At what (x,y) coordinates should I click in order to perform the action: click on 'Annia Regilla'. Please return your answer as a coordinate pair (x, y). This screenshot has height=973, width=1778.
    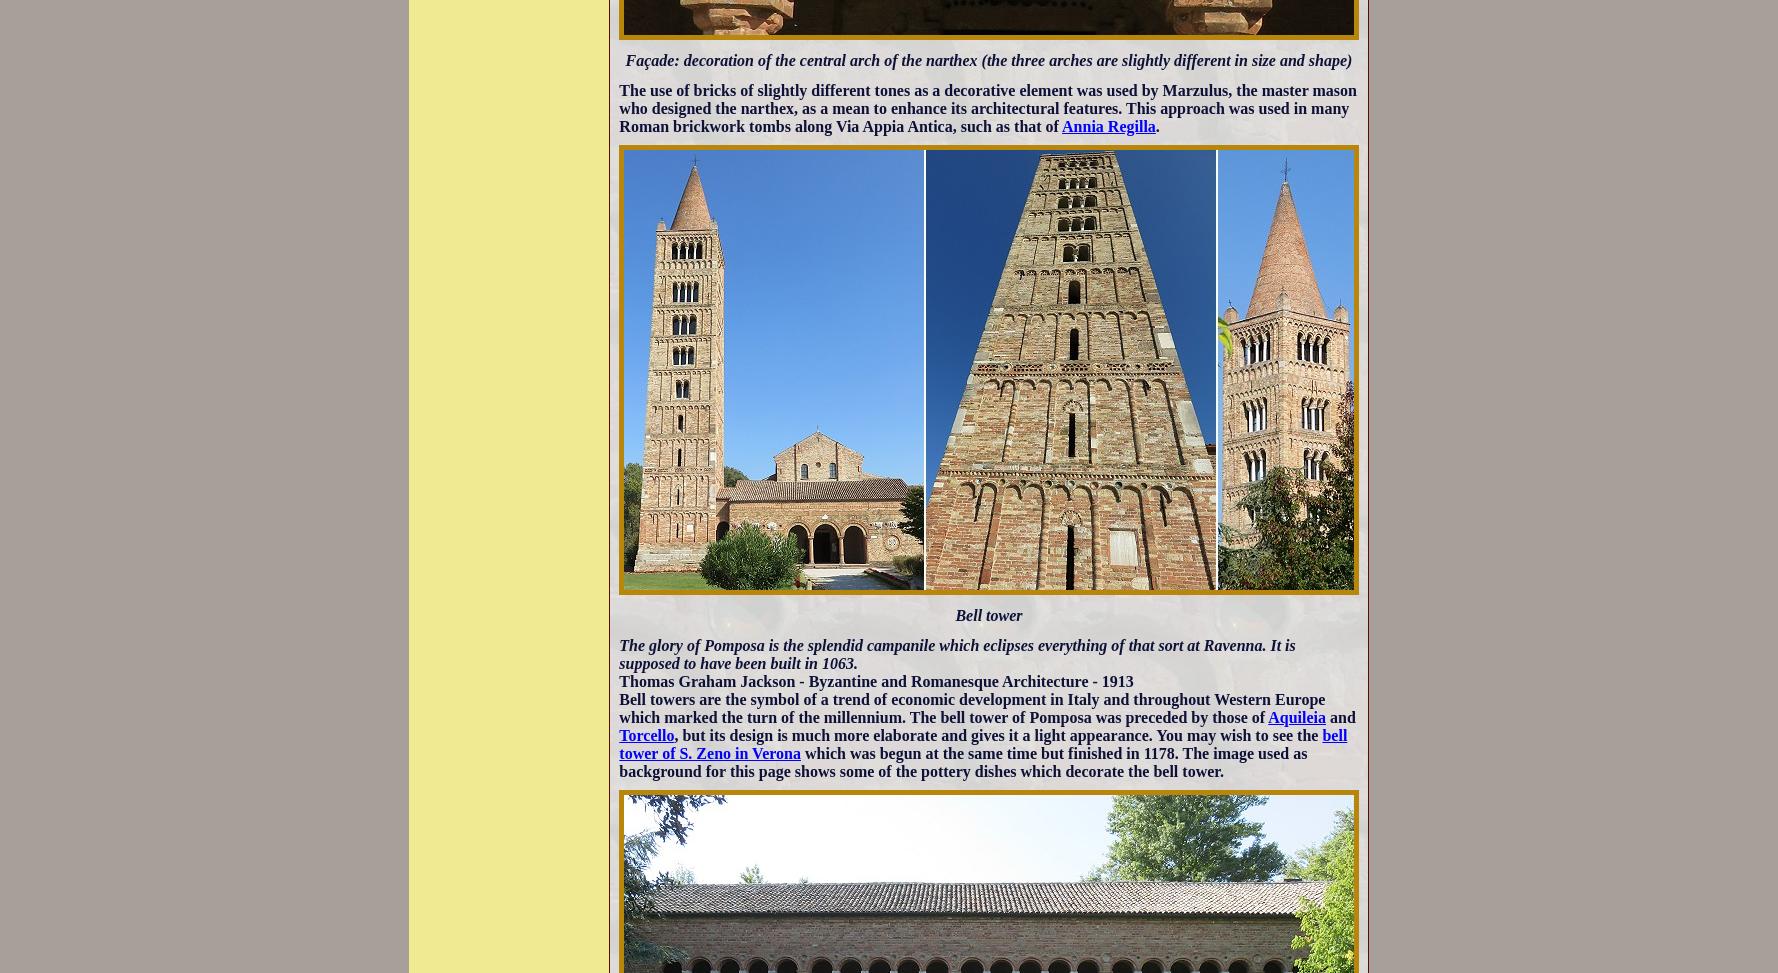
    Looking at the image, I should click on (1107, 124).